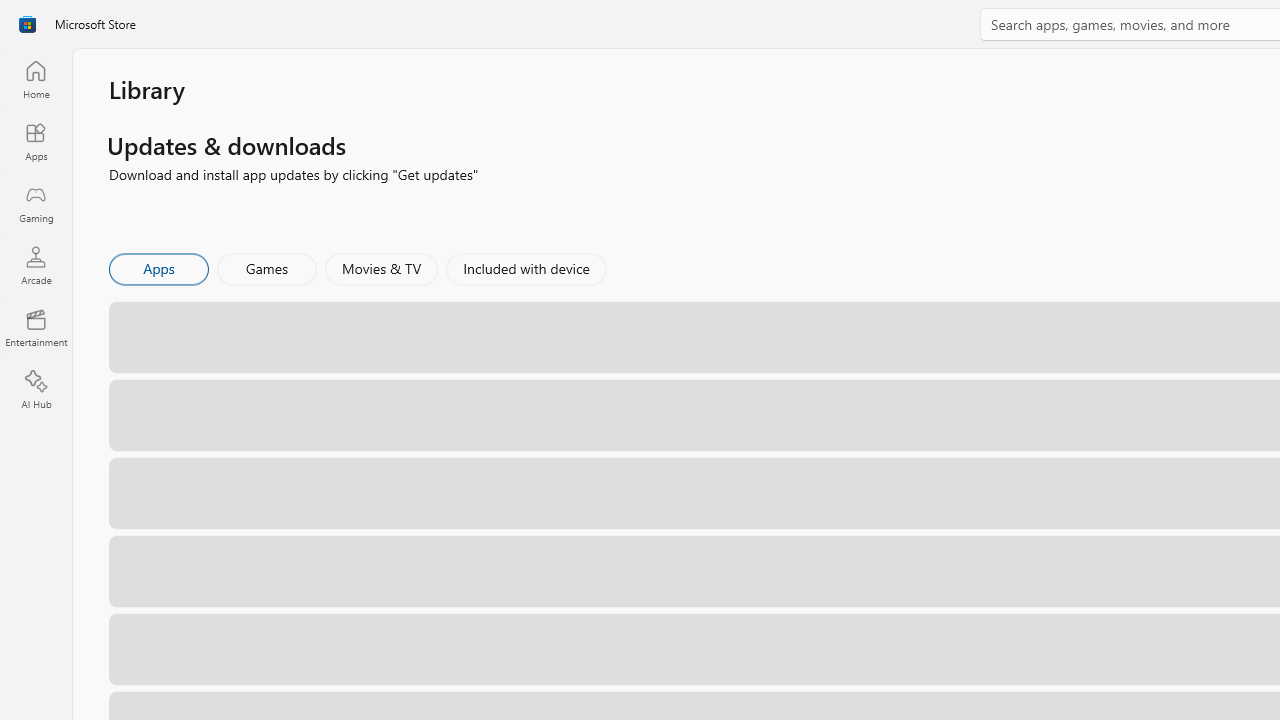  Describe the element at coordinates (35, 264) in the screenshot. I see `'Arcade'` at that location.